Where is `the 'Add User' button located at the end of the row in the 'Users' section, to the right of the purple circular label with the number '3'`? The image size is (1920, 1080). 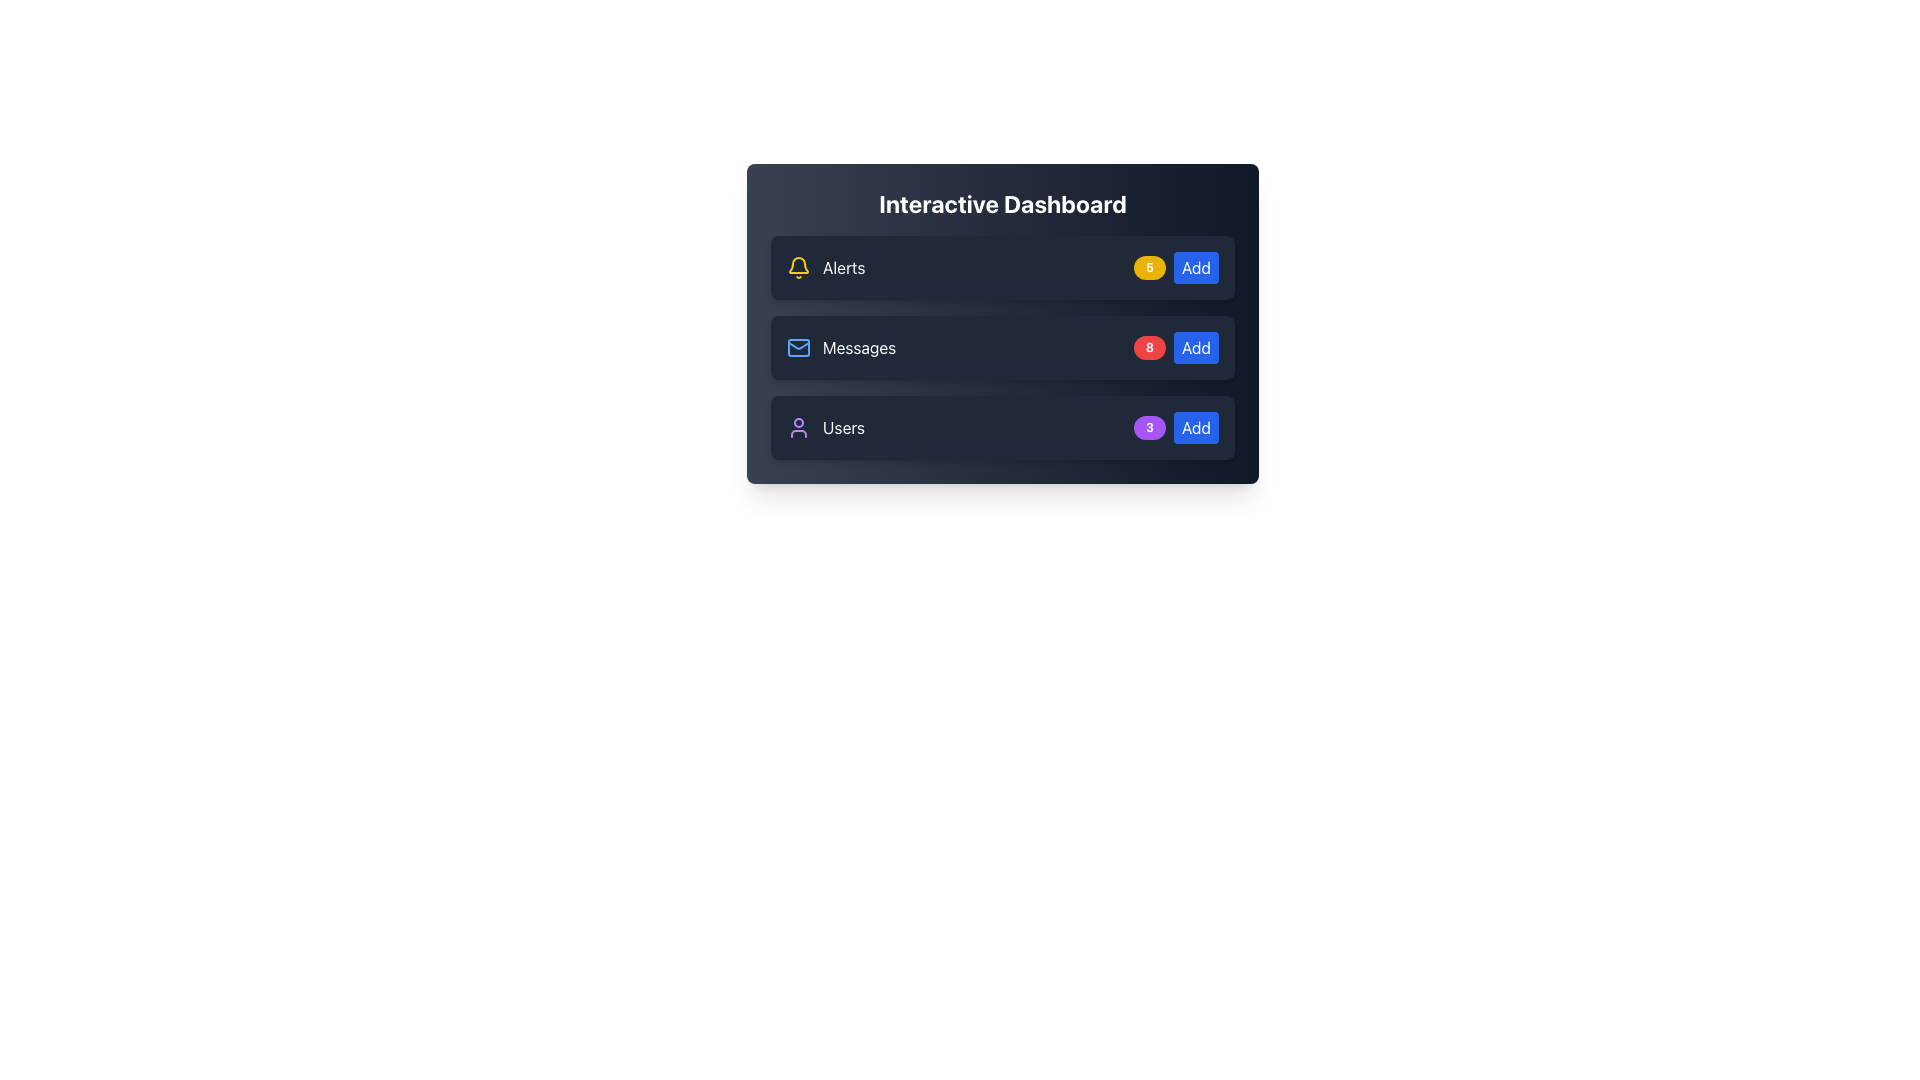
the 'Add User' button located at the end of the row in the 'Users' section, to the right of the purple circular label with the number '3' is located at coordinates (1196, 427).